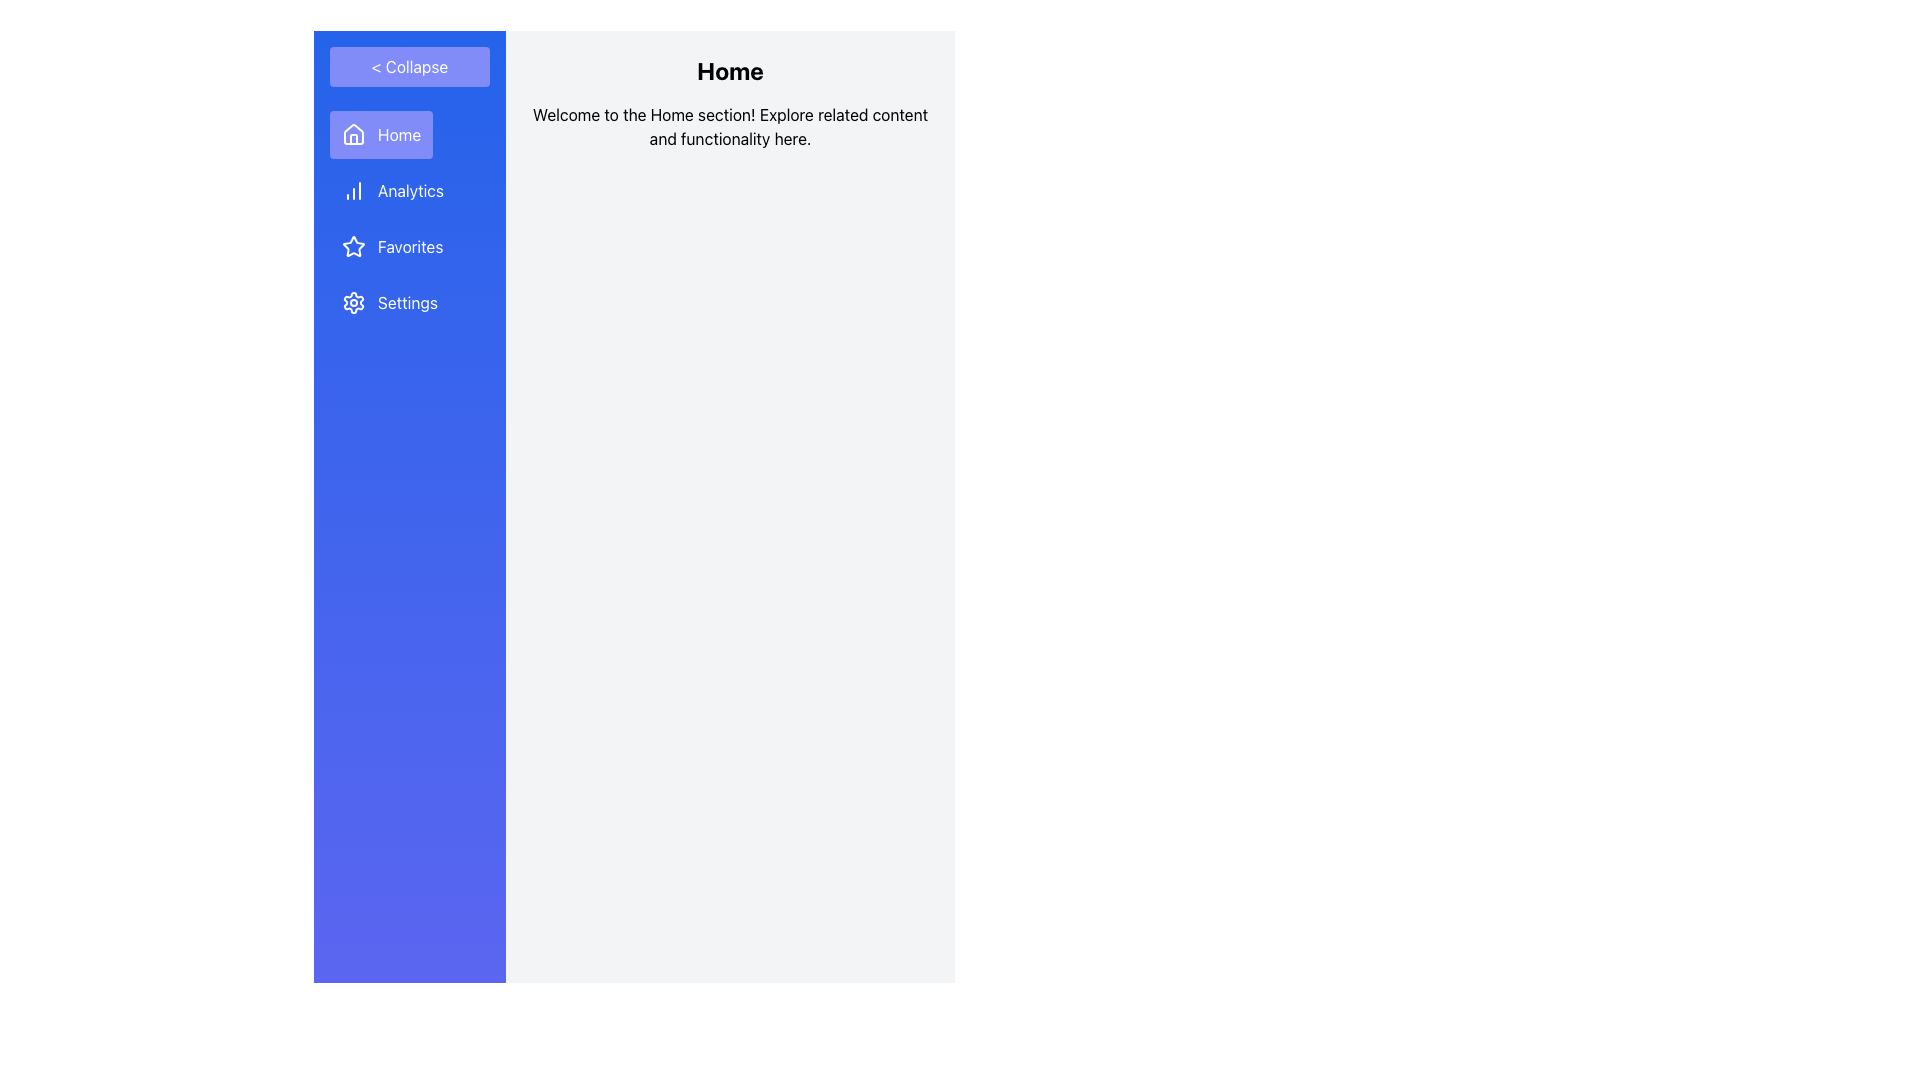 The image size is (1920, 1080). Describe the element at coordinates (409, 245) in the screenshot. I see `'Favorites' label in the navigation menu, which is the third text label below 'Analytics' and above 'Settings' in the blue sidebar` at that location.